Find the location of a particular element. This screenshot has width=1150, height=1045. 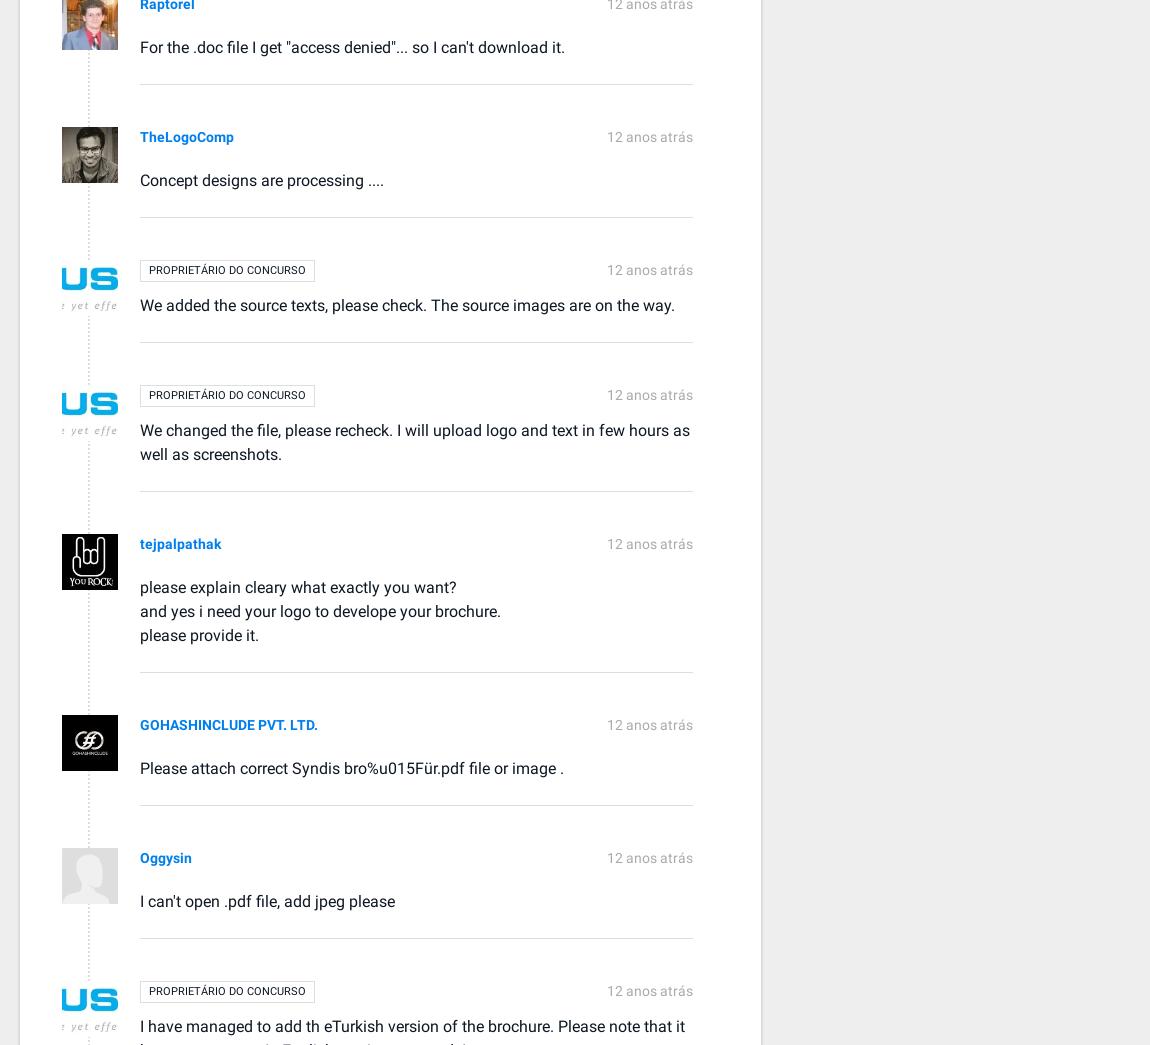

'please explain cleary what exactly you want?' is located at coordinates (138, 585).